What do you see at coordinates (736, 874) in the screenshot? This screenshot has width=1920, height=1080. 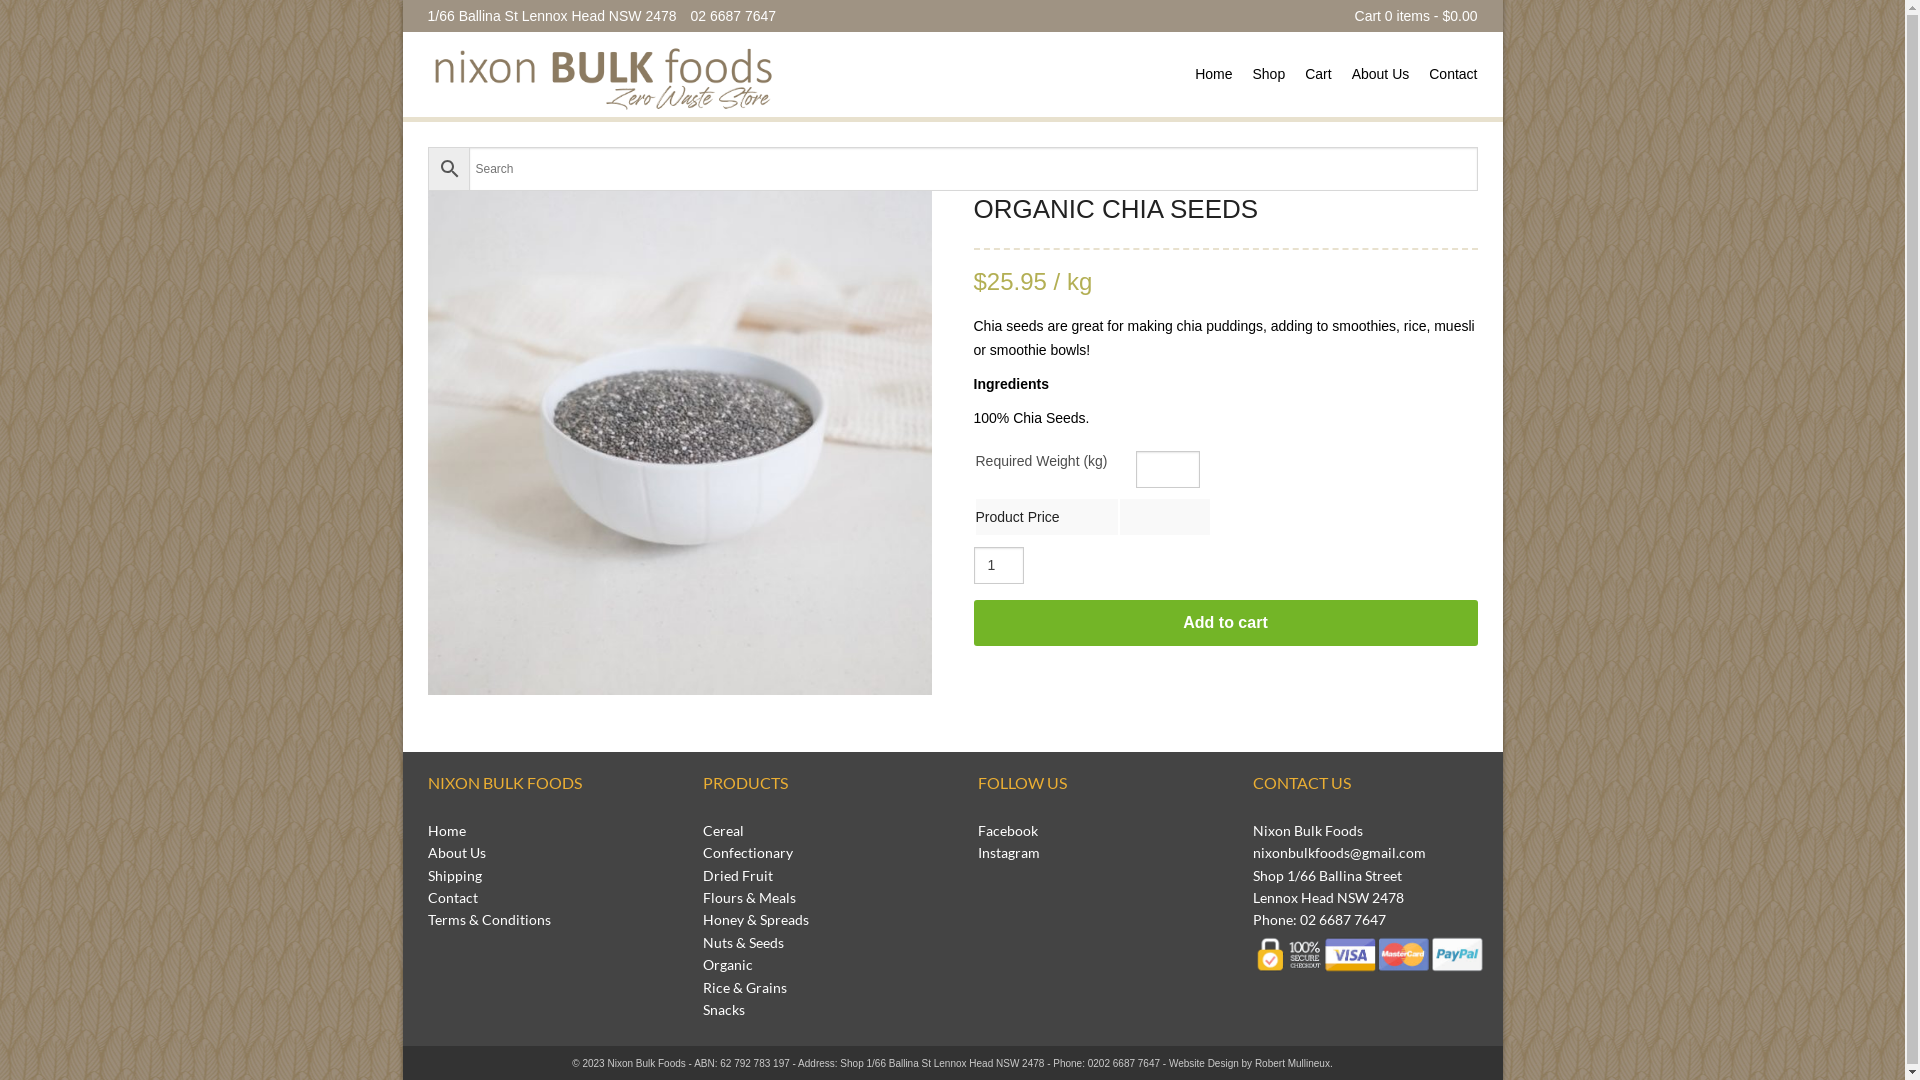 I see `'Dried Fruit'` at bounding box center [736, 874].